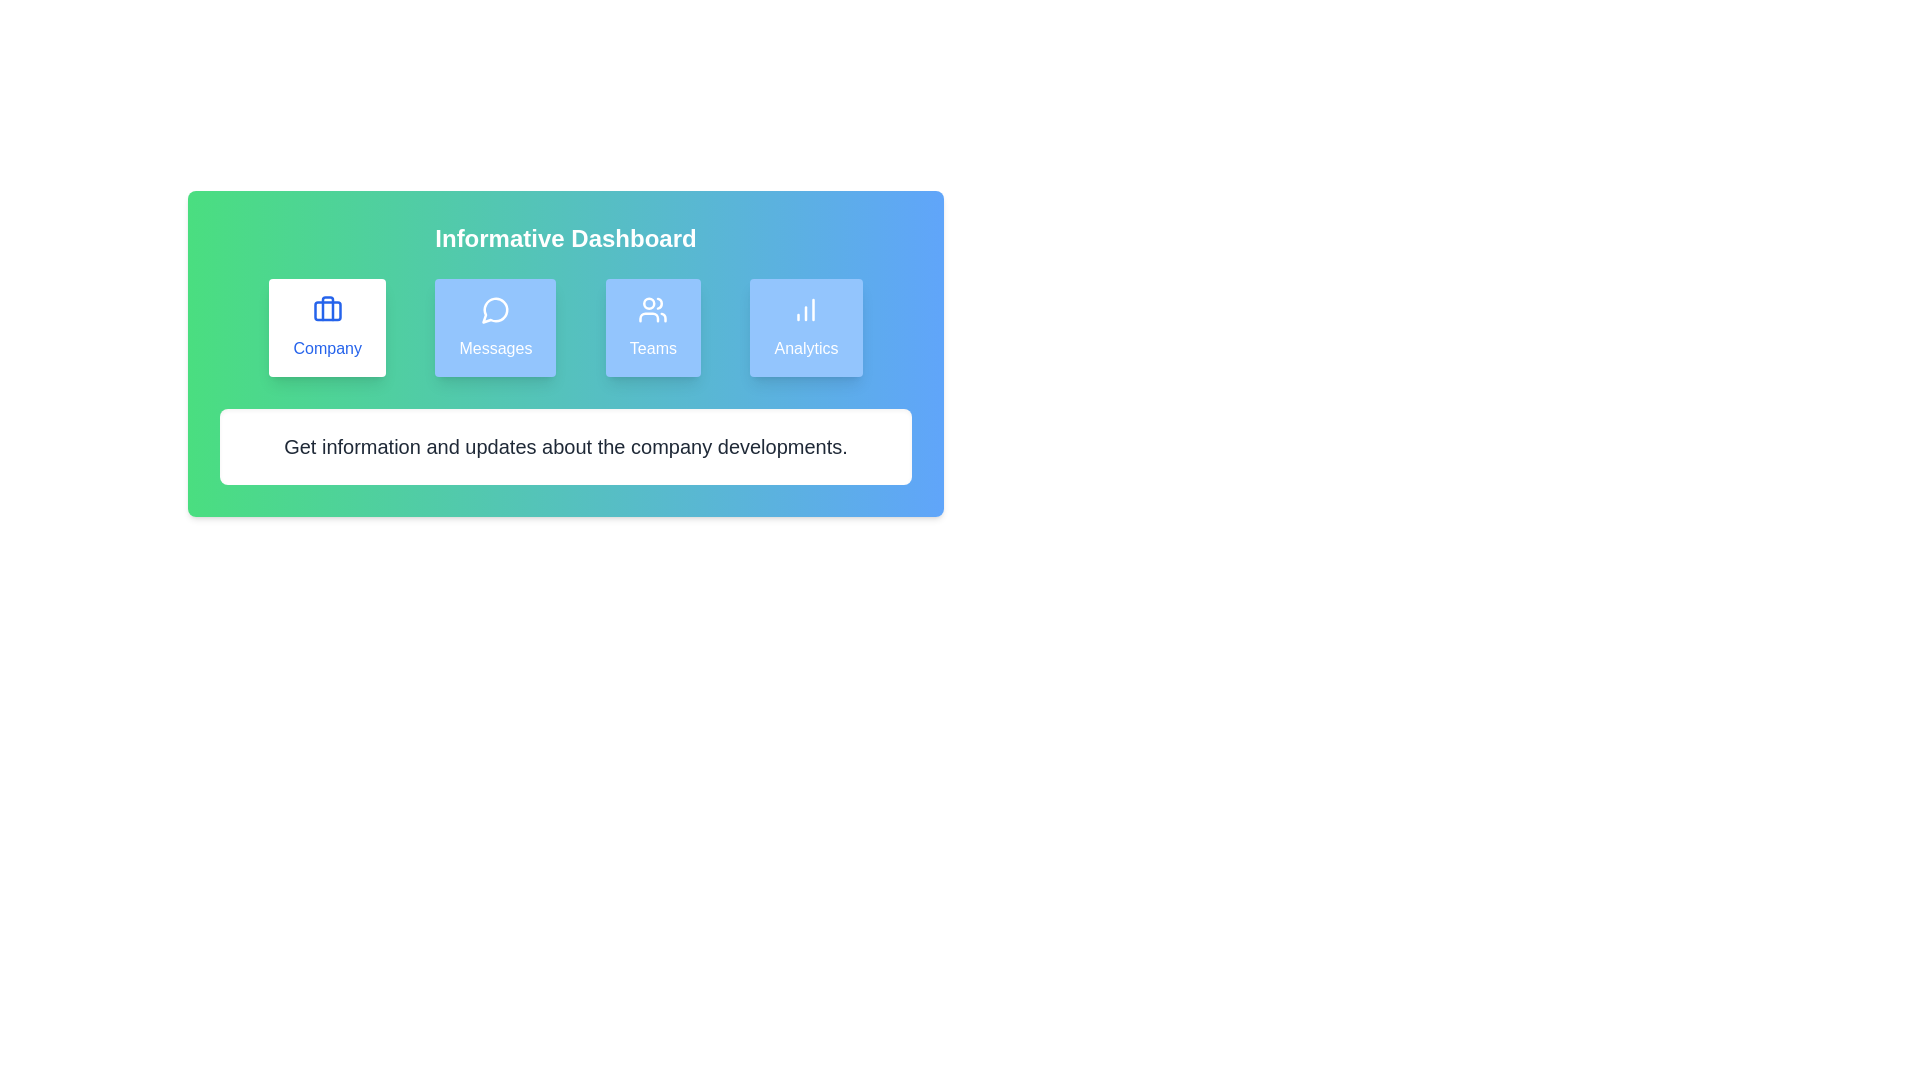 This screenshot has width=1920, height=1080. I want to click on the SVG icon that represents the 'Teams' section, so click(653, 309).